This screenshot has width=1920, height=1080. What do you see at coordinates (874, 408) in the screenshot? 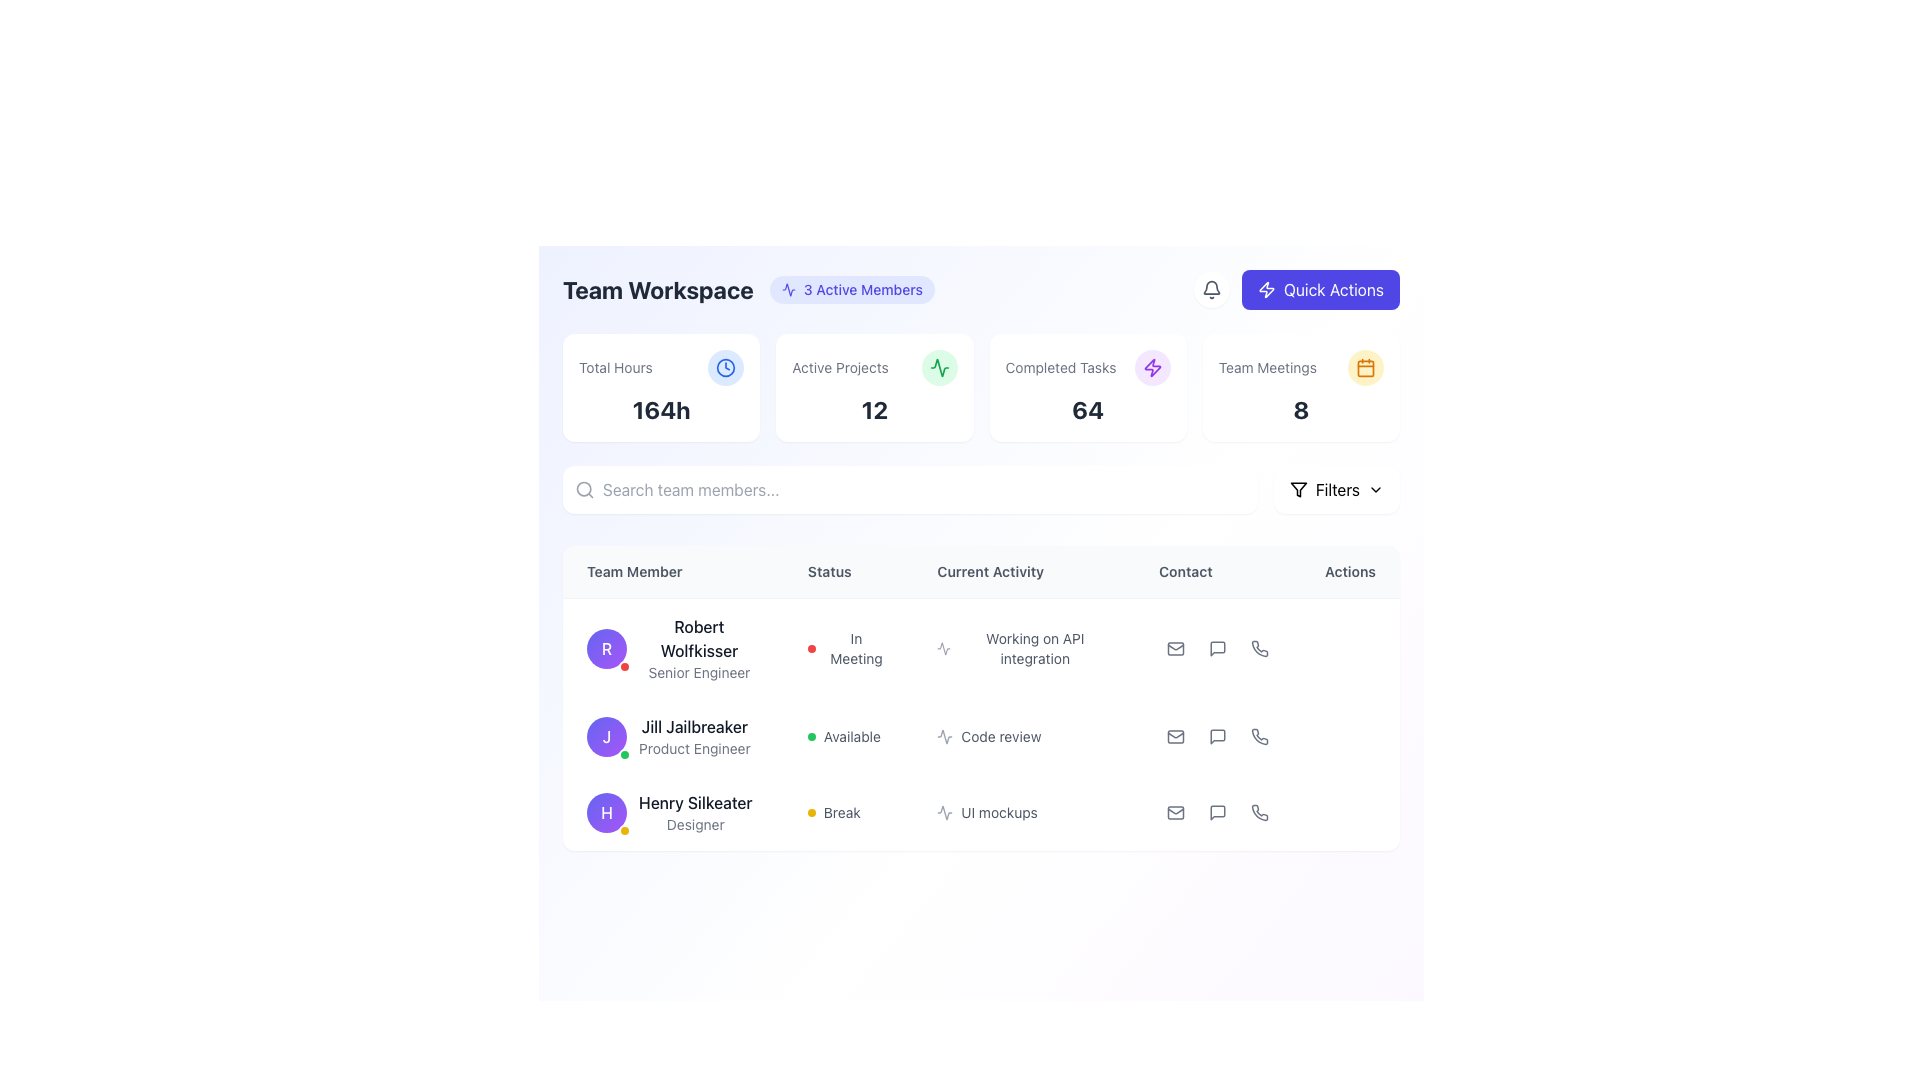
I see `the Text Display element showing the number '12' in bold black text, which is part of the card for 'Active Projects' metrics` at bounding box center [874, 408].